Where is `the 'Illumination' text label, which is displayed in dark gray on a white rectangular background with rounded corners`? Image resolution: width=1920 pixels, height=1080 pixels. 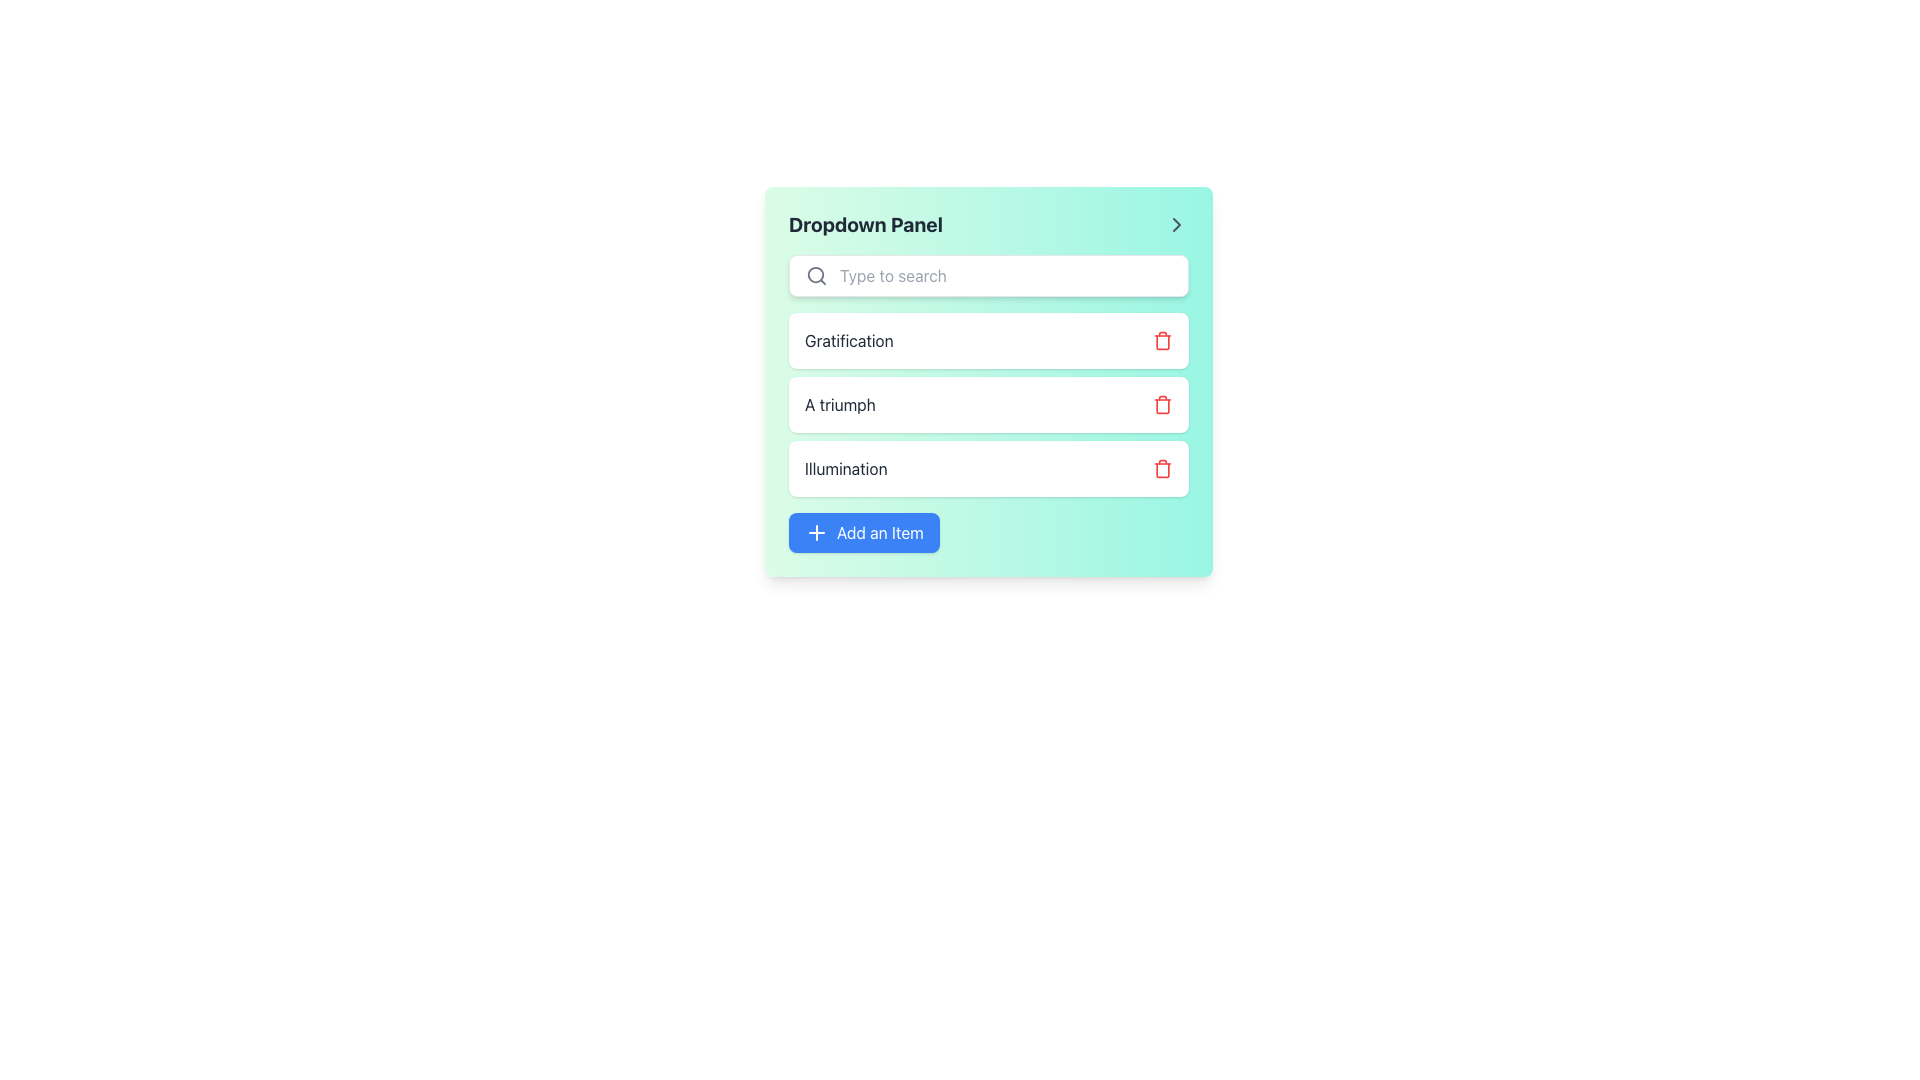 the 'Illumination' text label, which is displayed in dark gray on a white rectangular background with rounded corners is located at coordinates (846, 469).